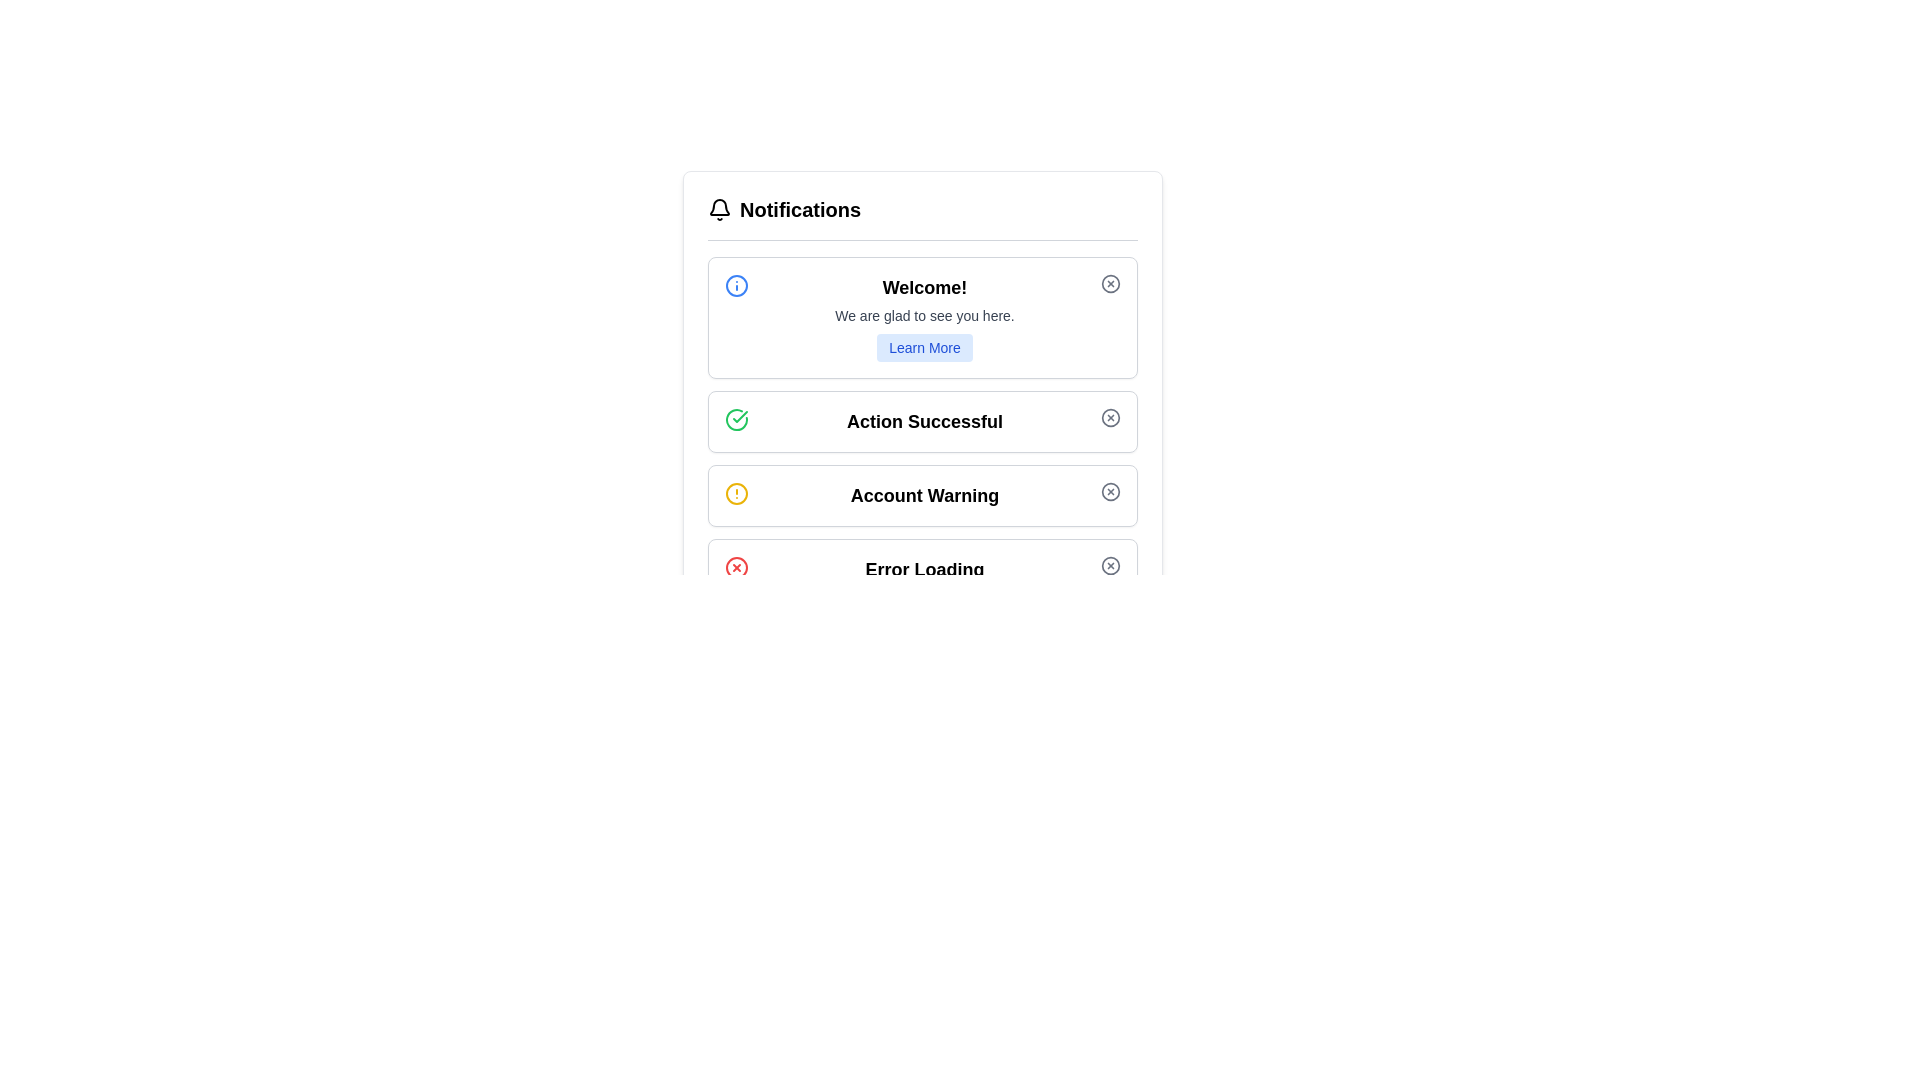  I want to click on properties of the notification icon represented by a vector graphic component within the SVG element, located at the top-left corner of the interface adjacent to the 'Notifications' text, so click(720, 207).